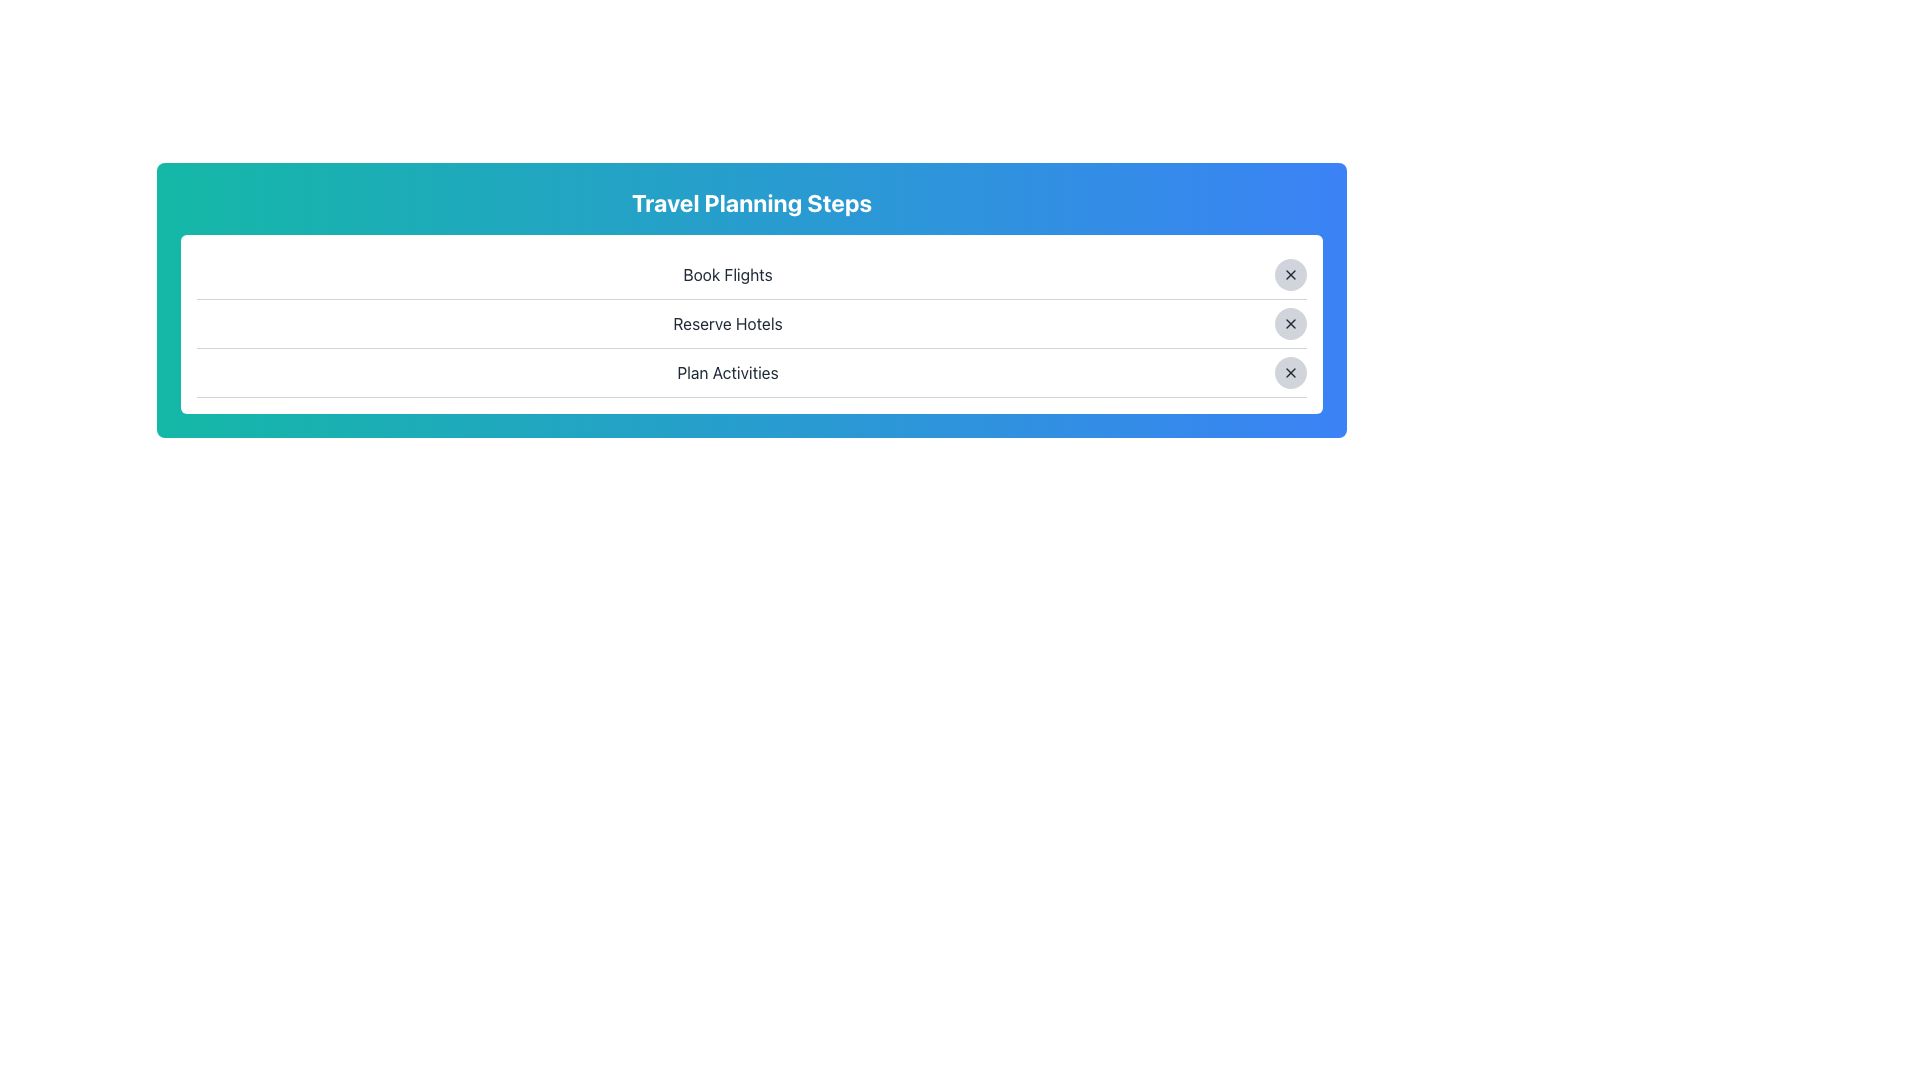  Describe the element at coordinates (751, 323) in the screenshot. I see `the 'Reserve Hotels' step in the travel planning process, located between 'Book Flights' and 'Plan Activities'` at that location.